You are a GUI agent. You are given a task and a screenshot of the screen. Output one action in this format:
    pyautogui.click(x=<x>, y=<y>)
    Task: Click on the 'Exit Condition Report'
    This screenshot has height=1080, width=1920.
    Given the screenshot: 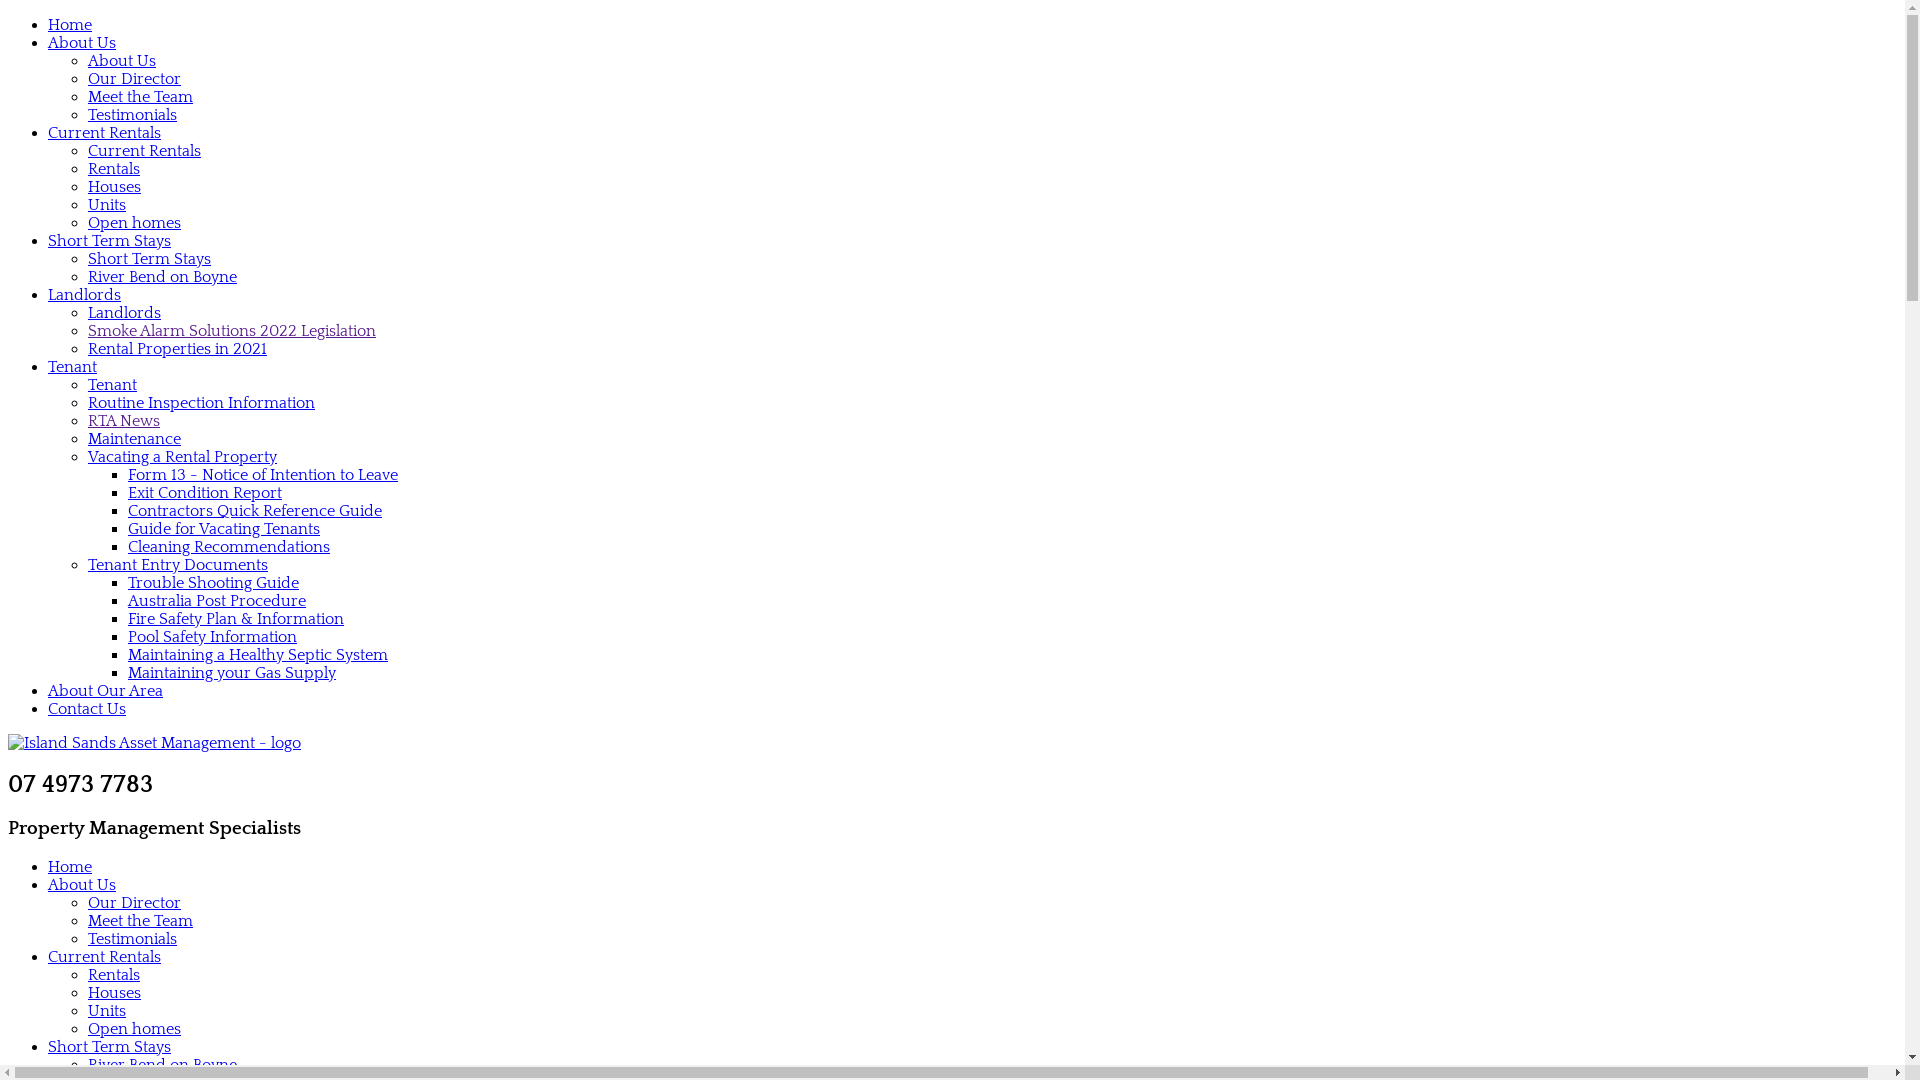 What is the action you would take?
    pyautogui.click(x=205, y=493)
    